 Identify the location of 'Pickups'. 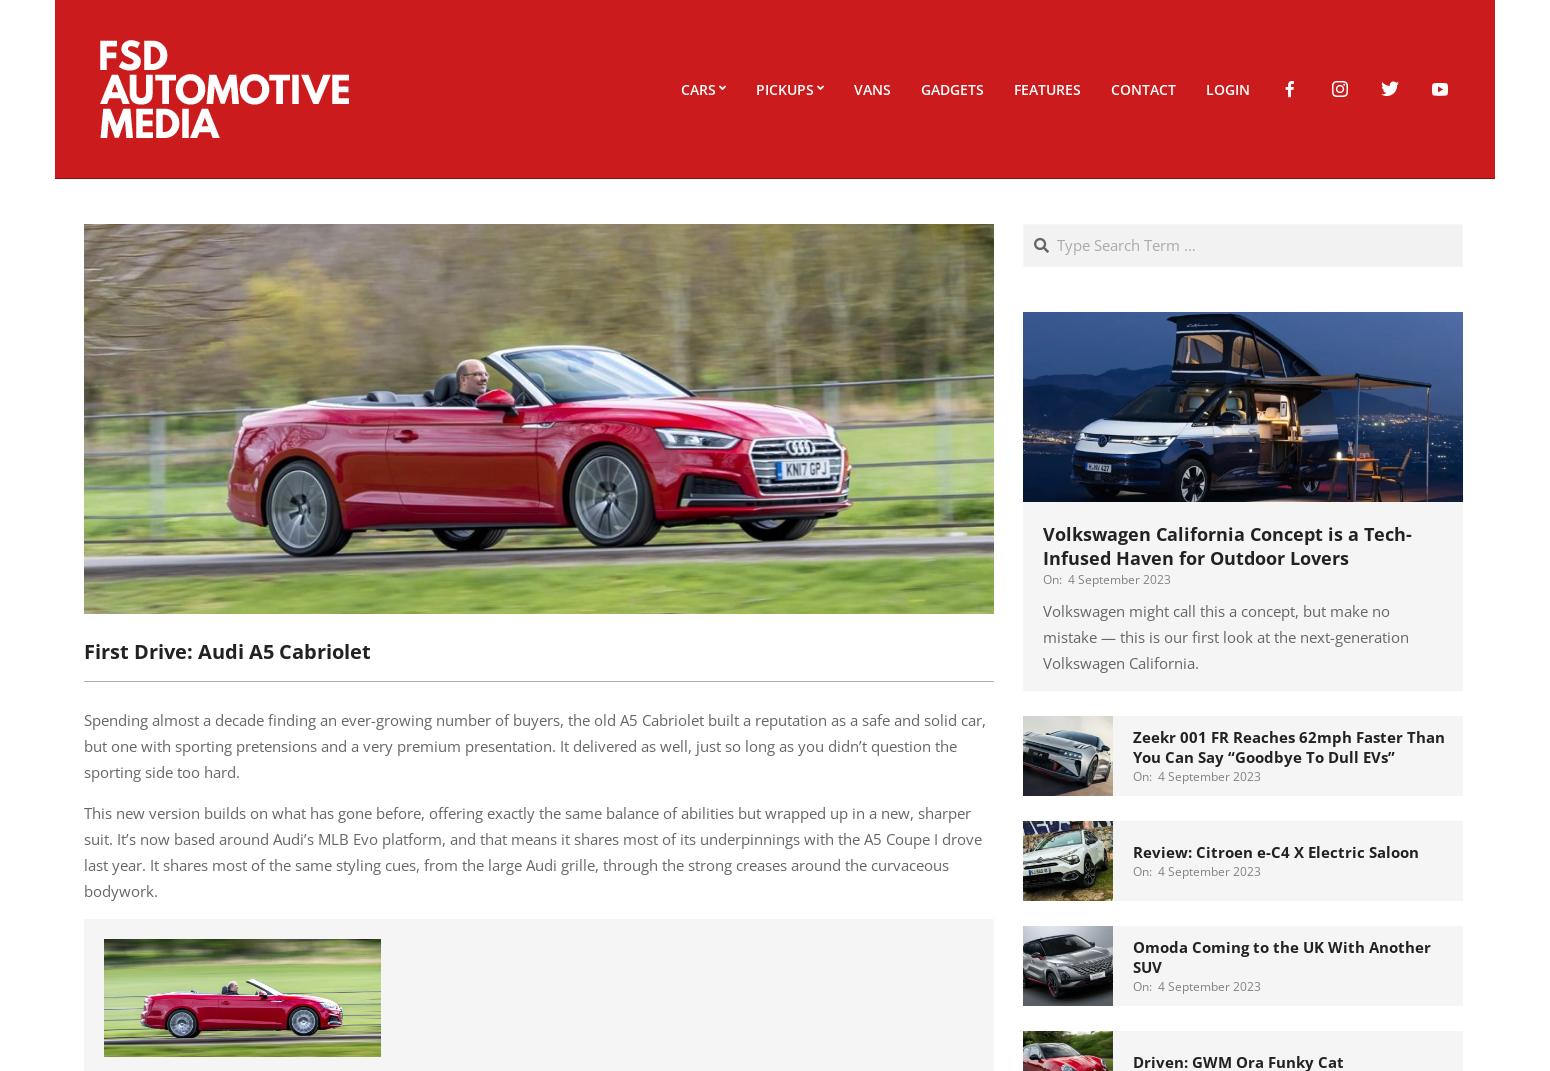
(784, 88).